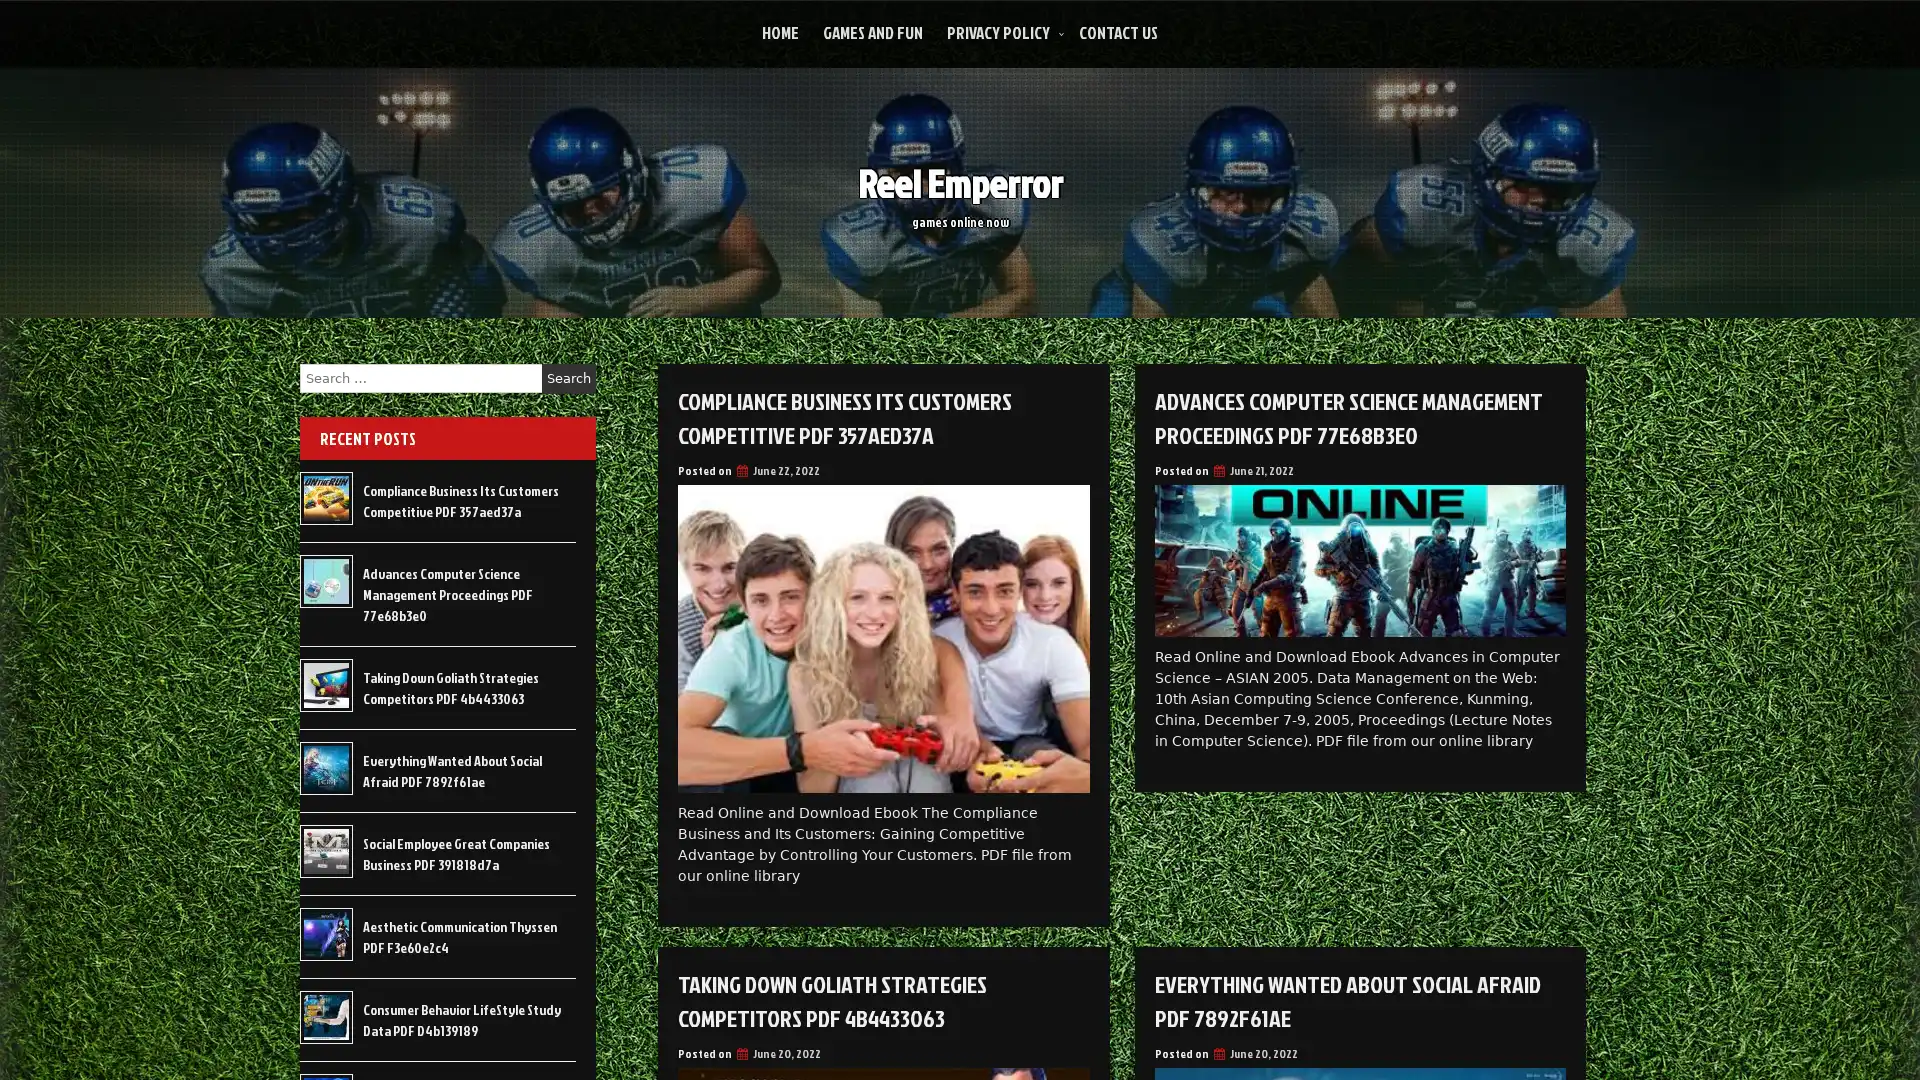 The width and height of the screenshot is (1920, 1080). What do you see at coordinates (568, 378) in the screenshot?
I see `Search` at bounding box center [568, 378].